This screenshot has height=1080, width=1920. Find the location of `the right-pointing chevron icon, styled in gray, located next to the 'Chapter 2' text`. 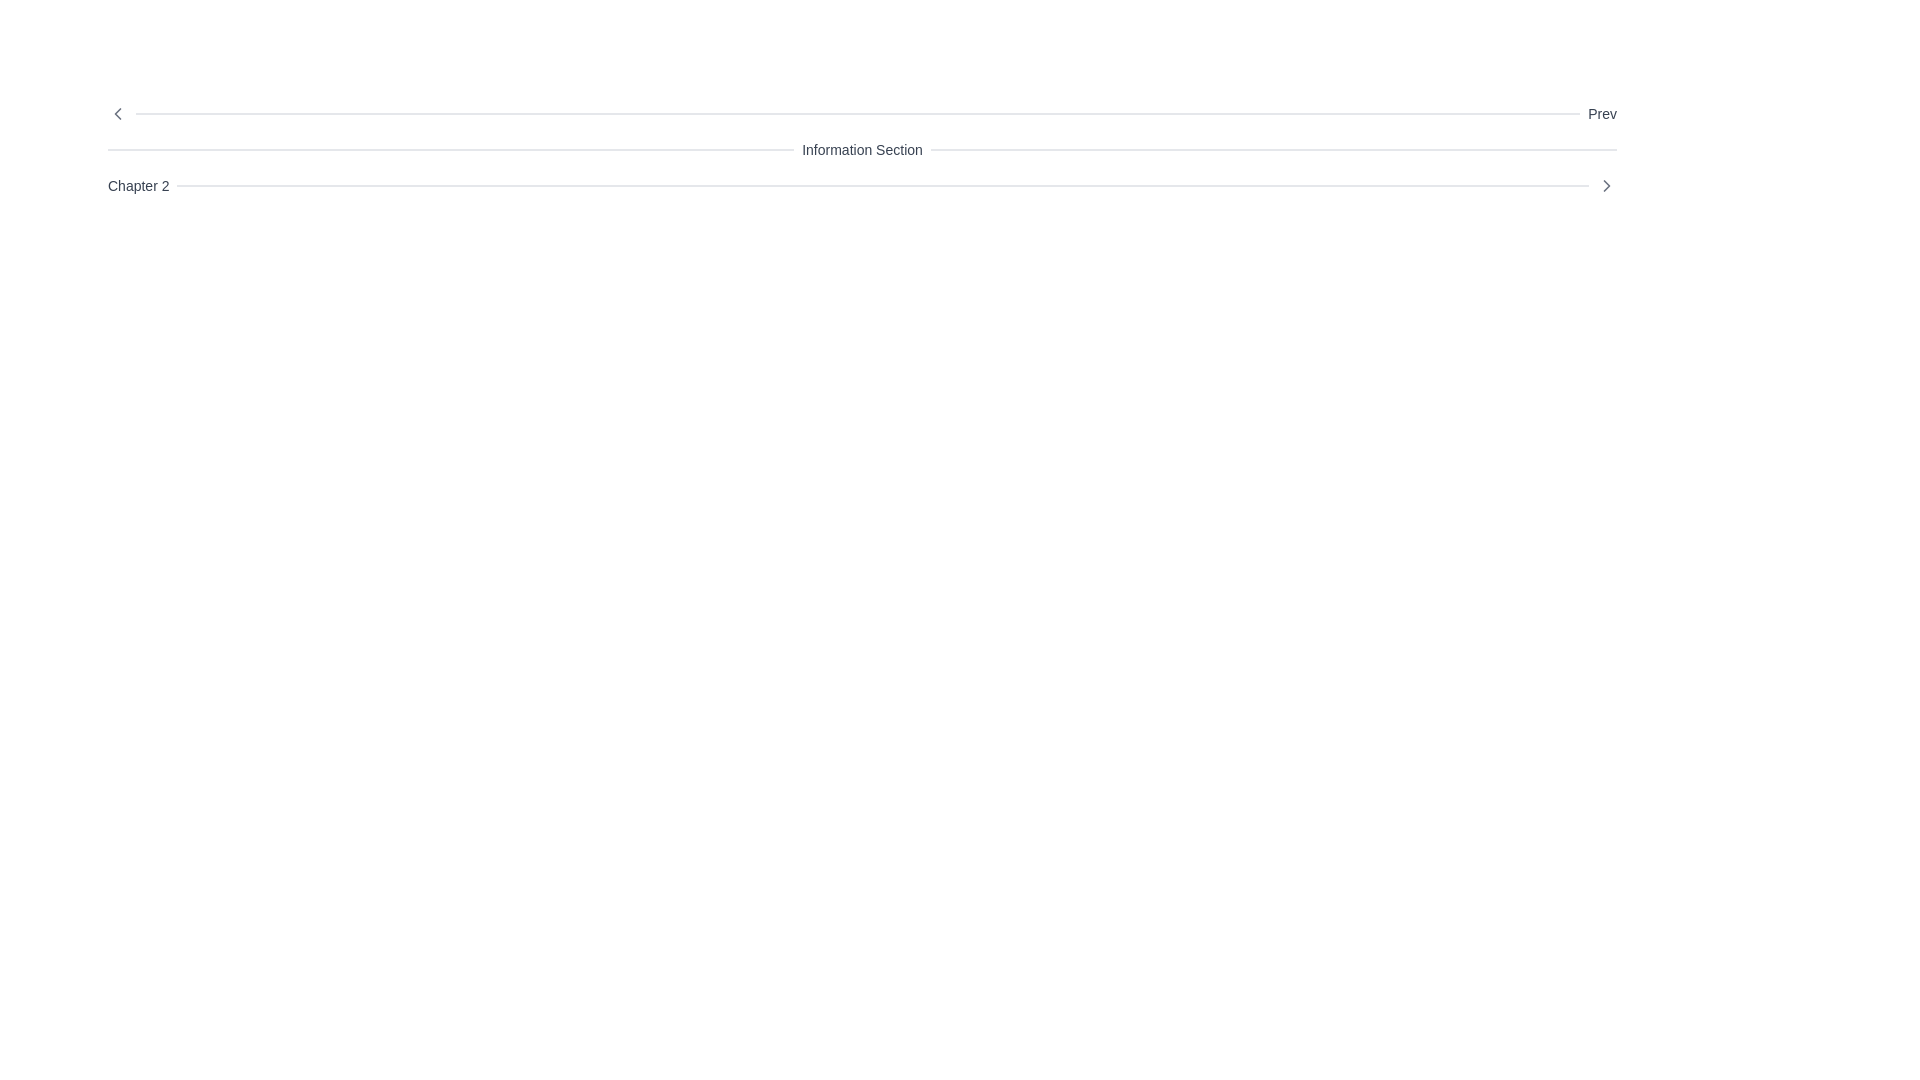

the right-pointing chevron icon, styled in gray, located next to the 'Chapter 2' text is located at coordinates (1607, 185).